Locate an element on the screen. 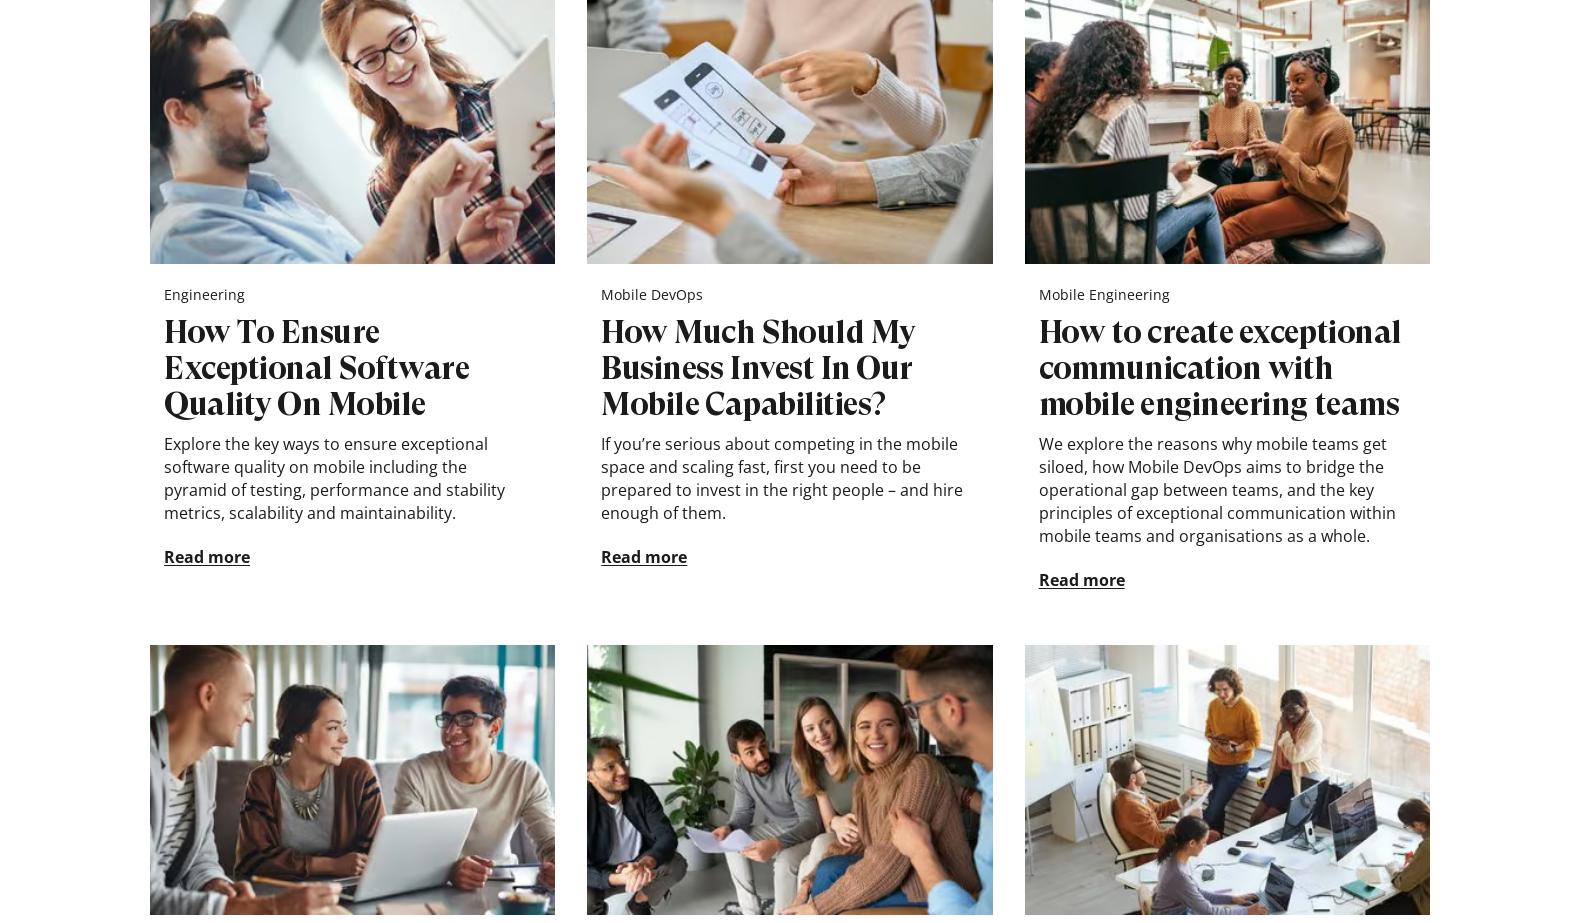 Image resolution: width=1580 pixels, height=923 pixels. 'Reg. HRB 148153 B' is located at coordinates (605, 901).